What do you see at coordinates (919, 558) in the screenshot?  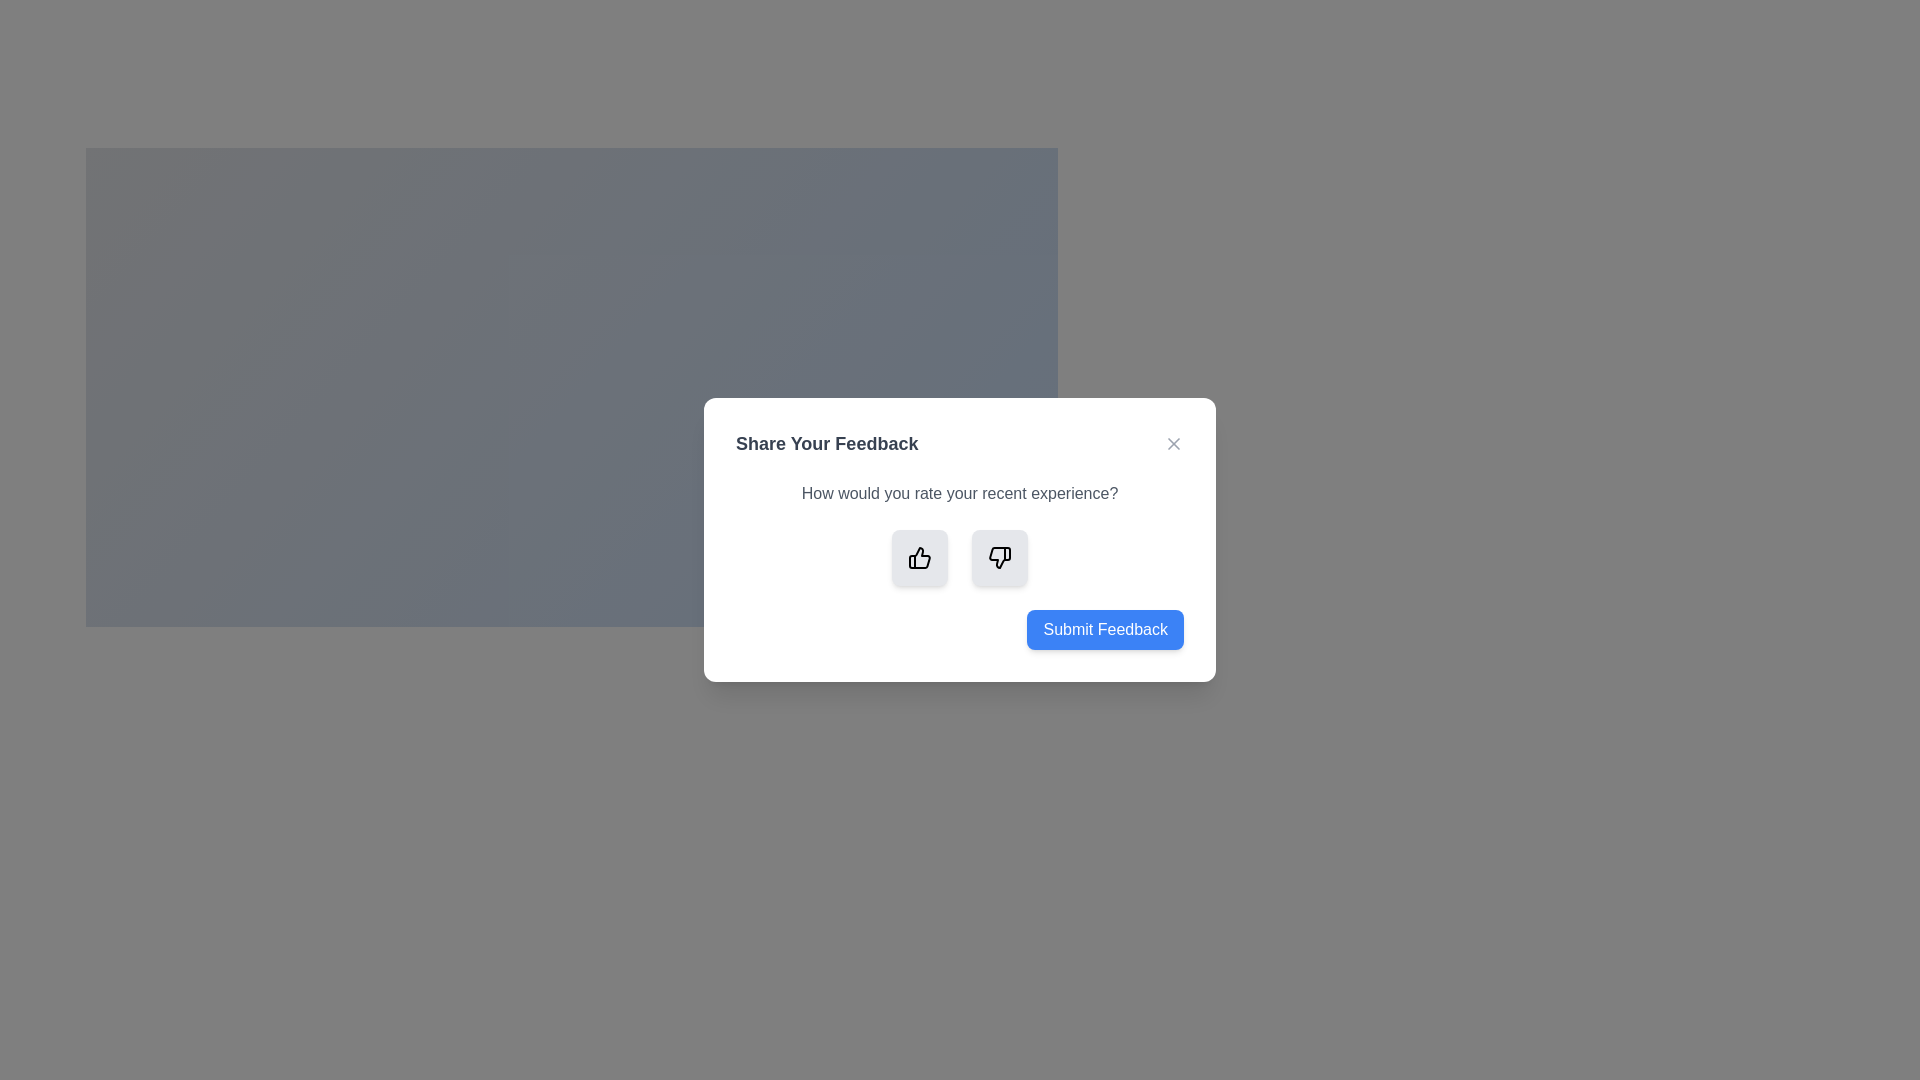 I see `the thumbs-up icon, which is a black and white stylized icon representing positive feedback, located in the left square button under the feedback prompt 'How would you rate your recent experience?'` at bounding box center [919, 558].